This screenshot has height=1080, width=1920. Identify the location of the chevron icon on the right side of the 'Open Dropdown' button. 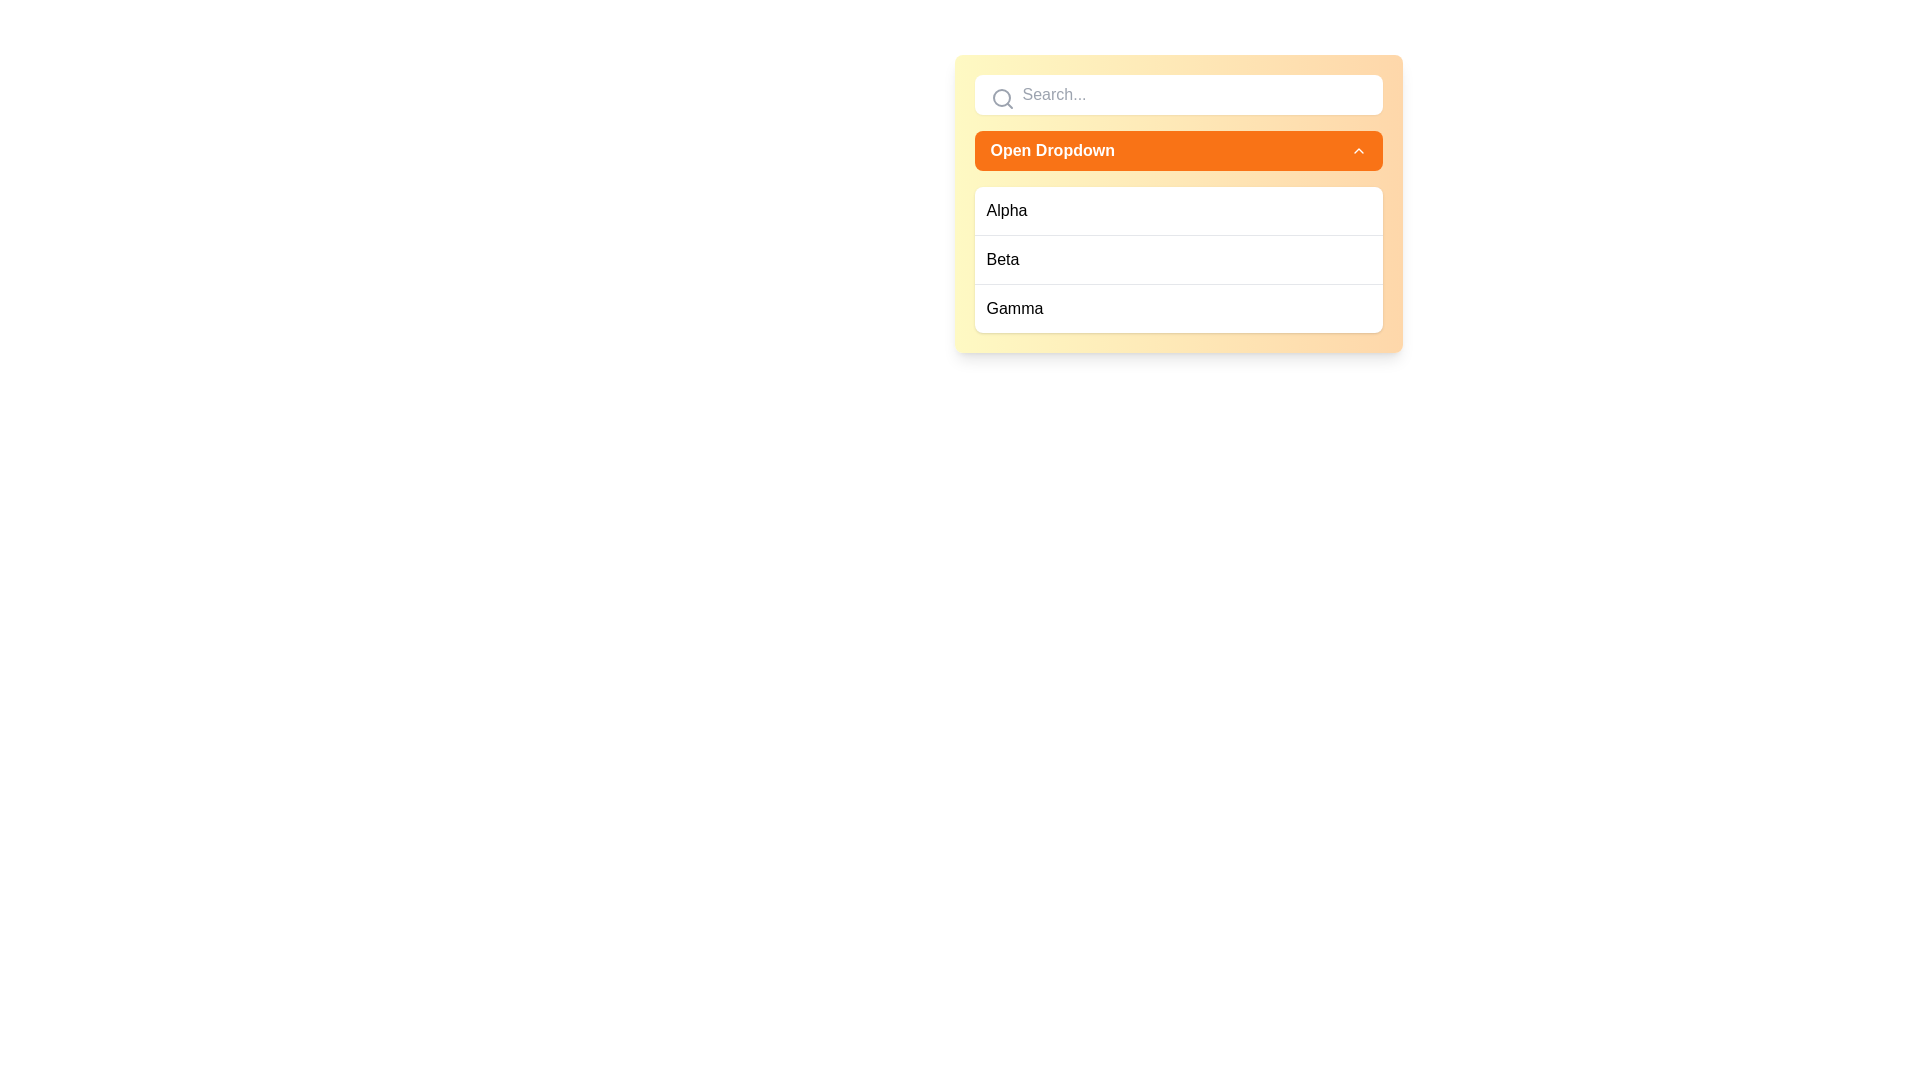
(1358, 149).